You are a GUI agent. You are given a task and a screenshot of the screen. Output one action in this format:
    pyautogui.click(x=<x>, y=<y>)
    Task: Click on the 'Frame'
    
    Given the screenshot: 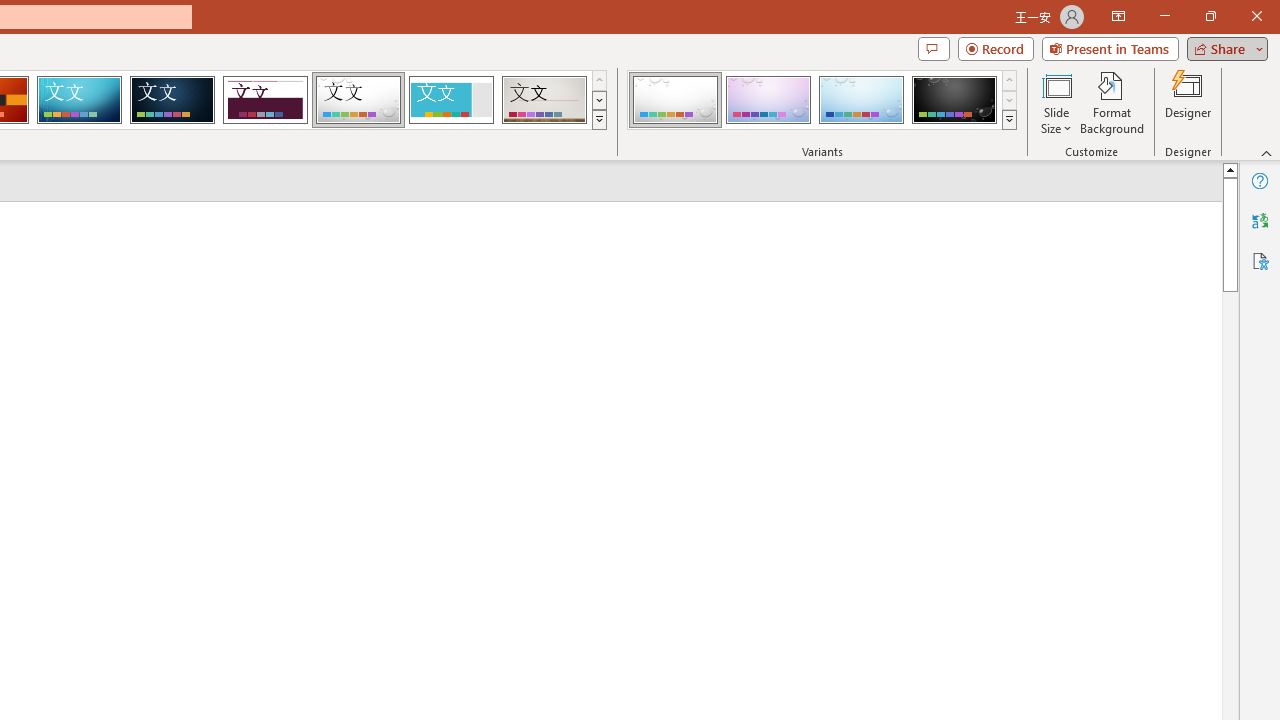 What is the action you would take?
    pyautogui.click(x=450, y=100)
    